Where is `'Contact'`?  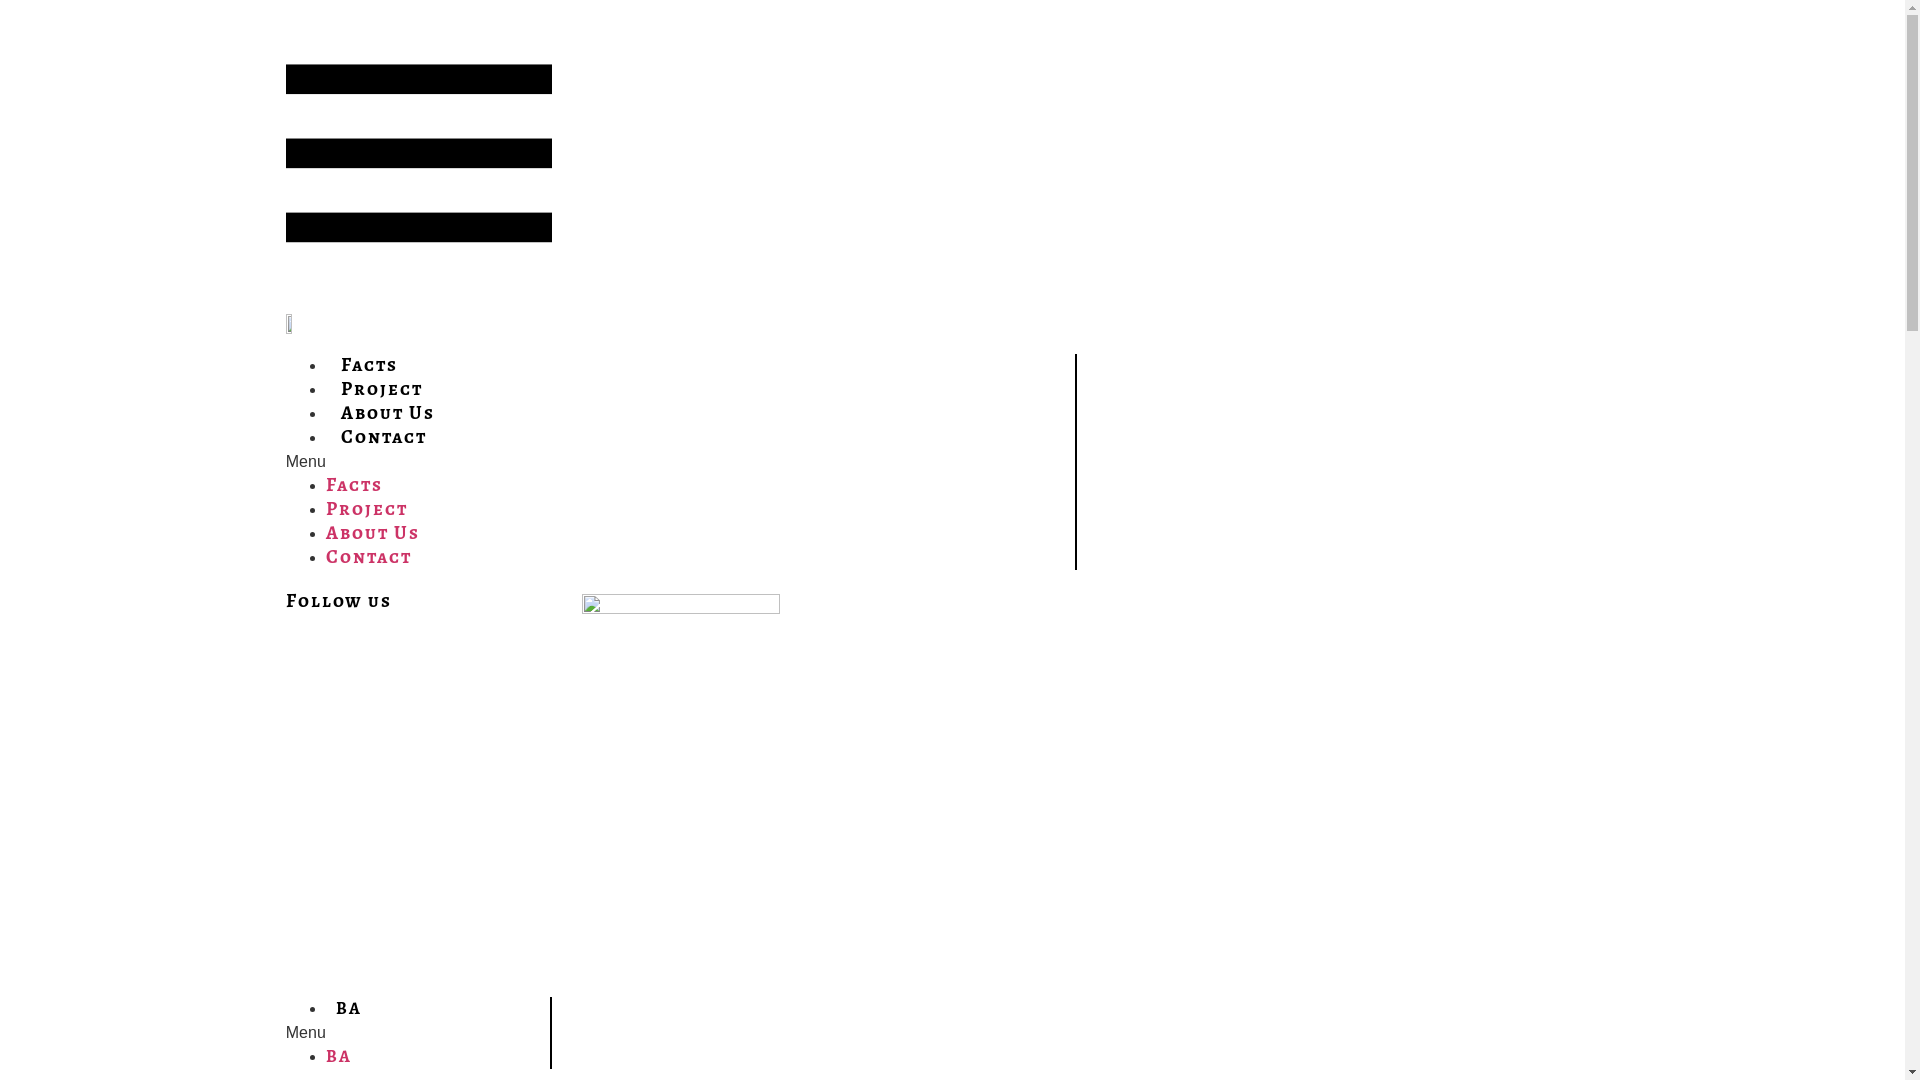
'Contact' is located at coordinates (369, 556).